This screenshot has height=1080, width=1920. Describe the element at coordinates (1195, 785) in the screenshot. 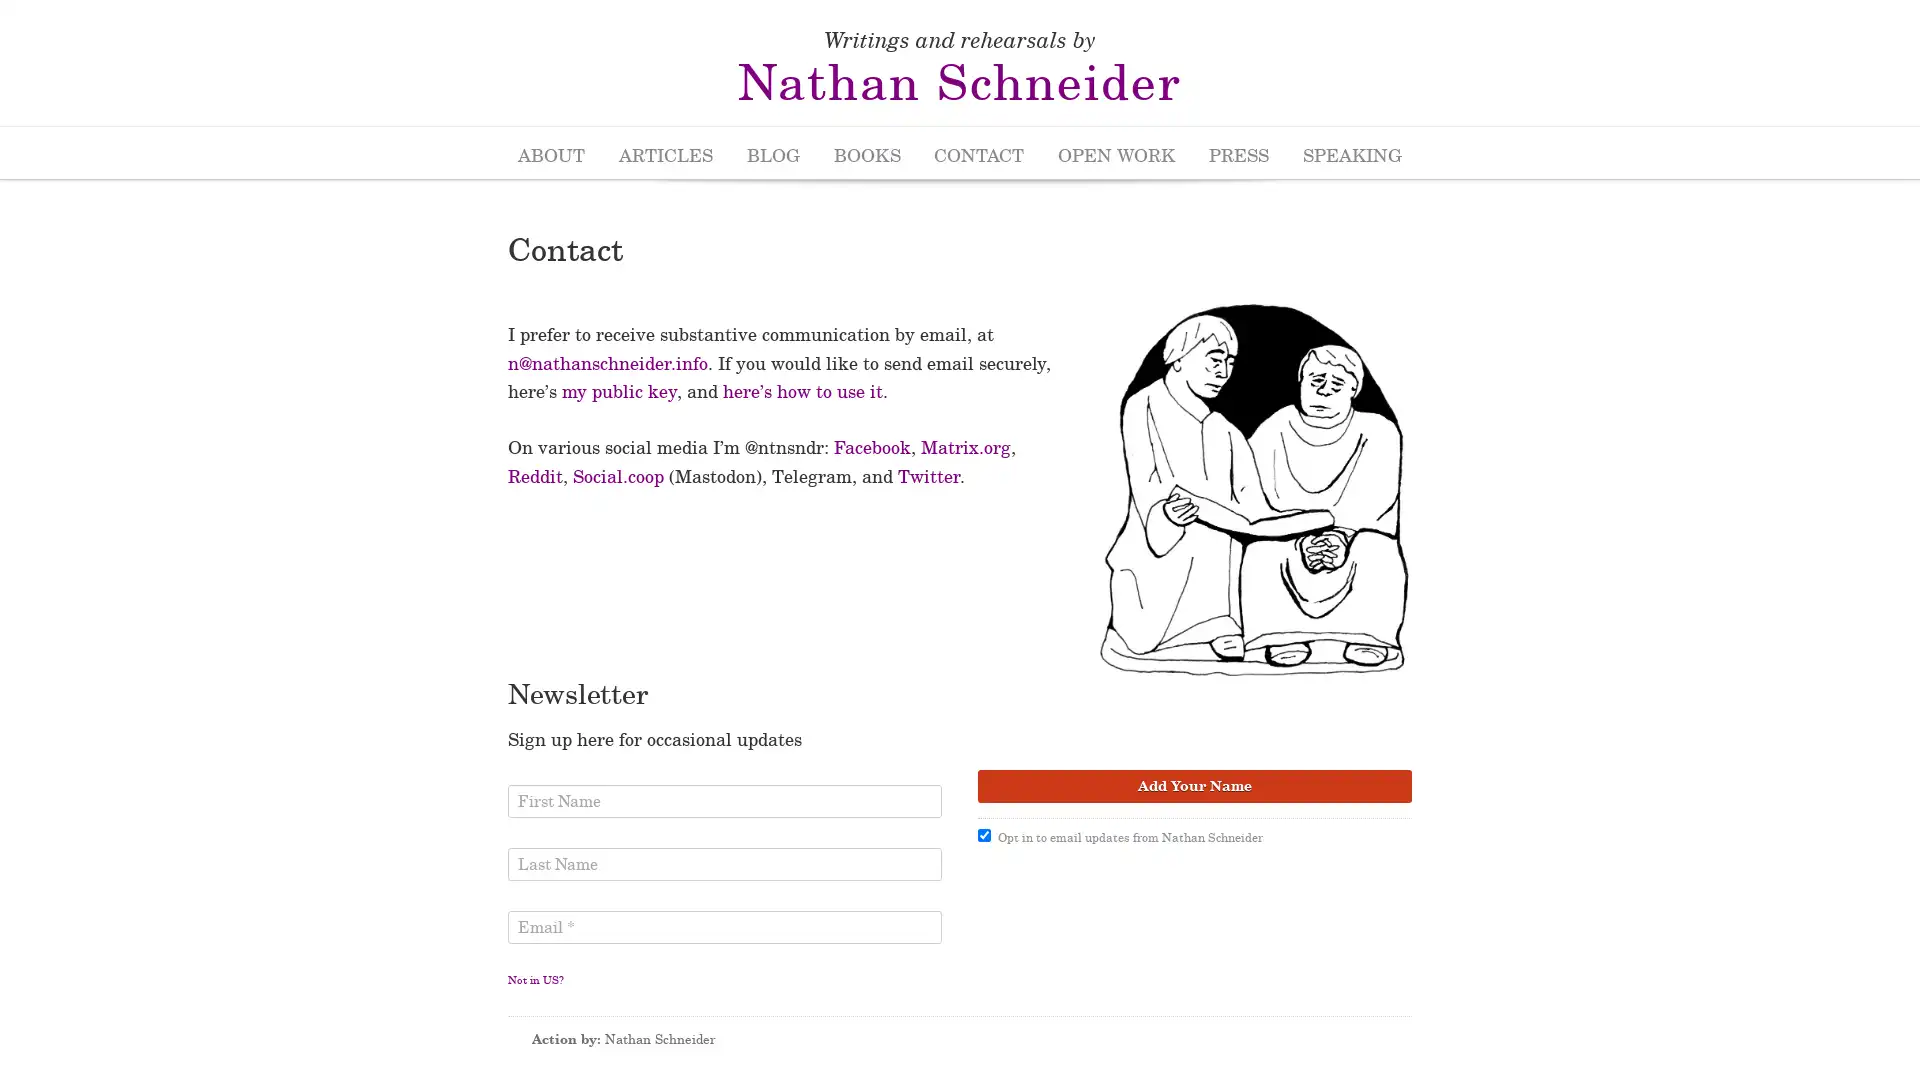

I see `Add Your Name` at that location.